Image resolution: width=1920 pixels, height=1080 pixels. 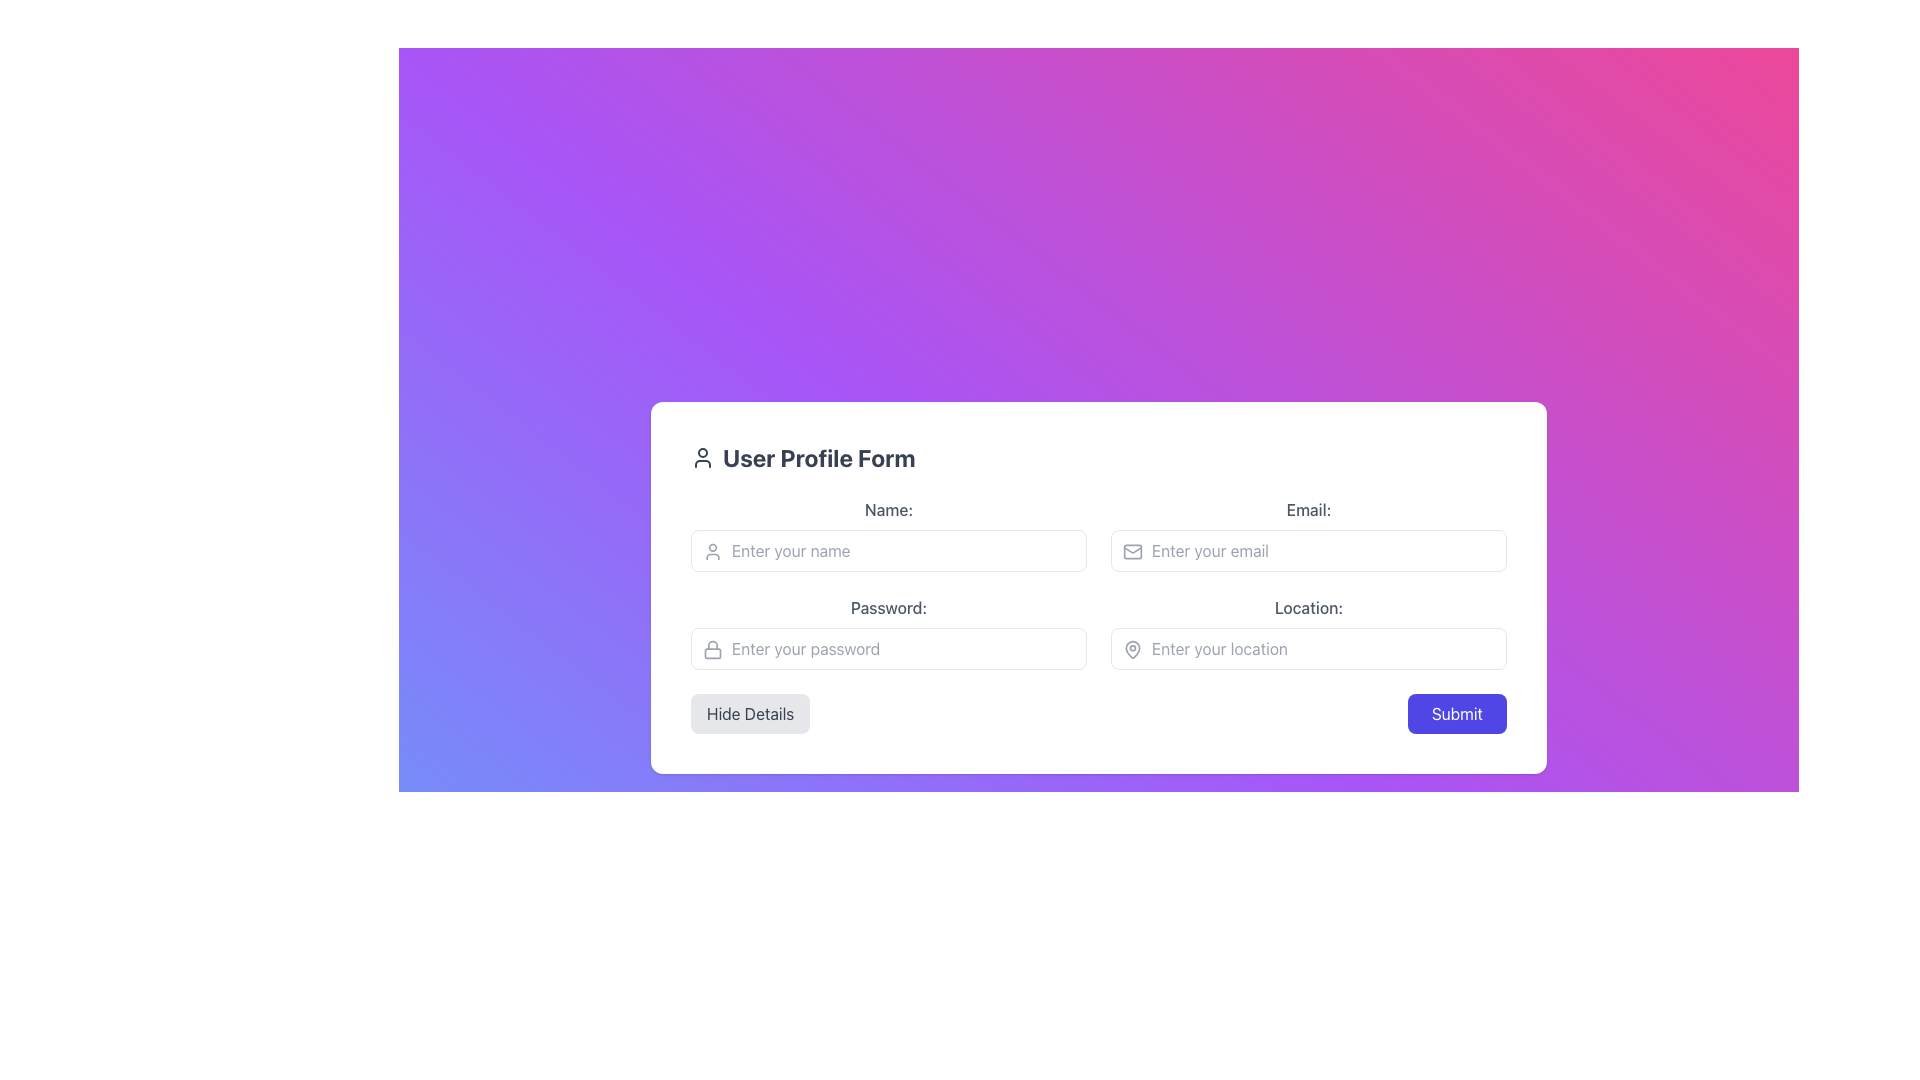 What do you see at coordinates (1132, 550) in the screenshot?
I see `the email icon represented by an envelope shape located in the top-left corner of the white text box section, aligned with the 'User Profile Form' title` at bounding box center [1132, 550].